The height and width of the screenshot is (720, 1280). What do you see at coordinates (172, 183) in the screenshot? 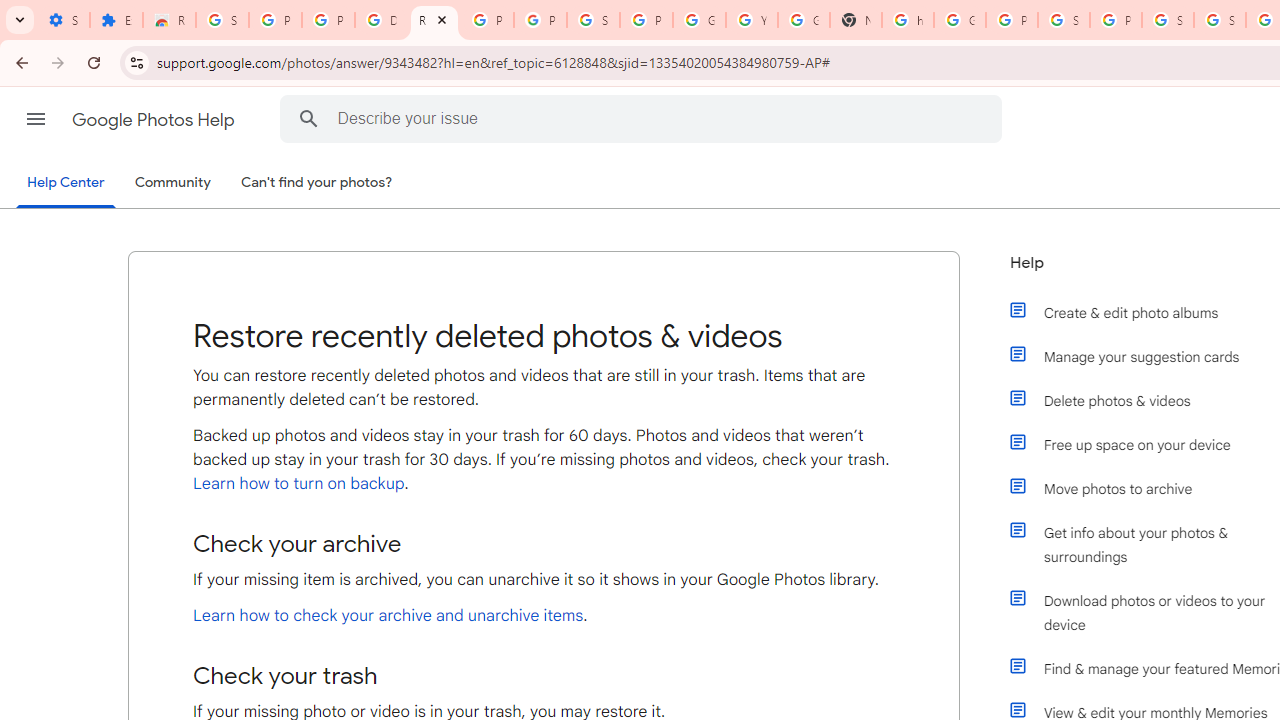
I see `'Community'` at bounding box center [172, 183].